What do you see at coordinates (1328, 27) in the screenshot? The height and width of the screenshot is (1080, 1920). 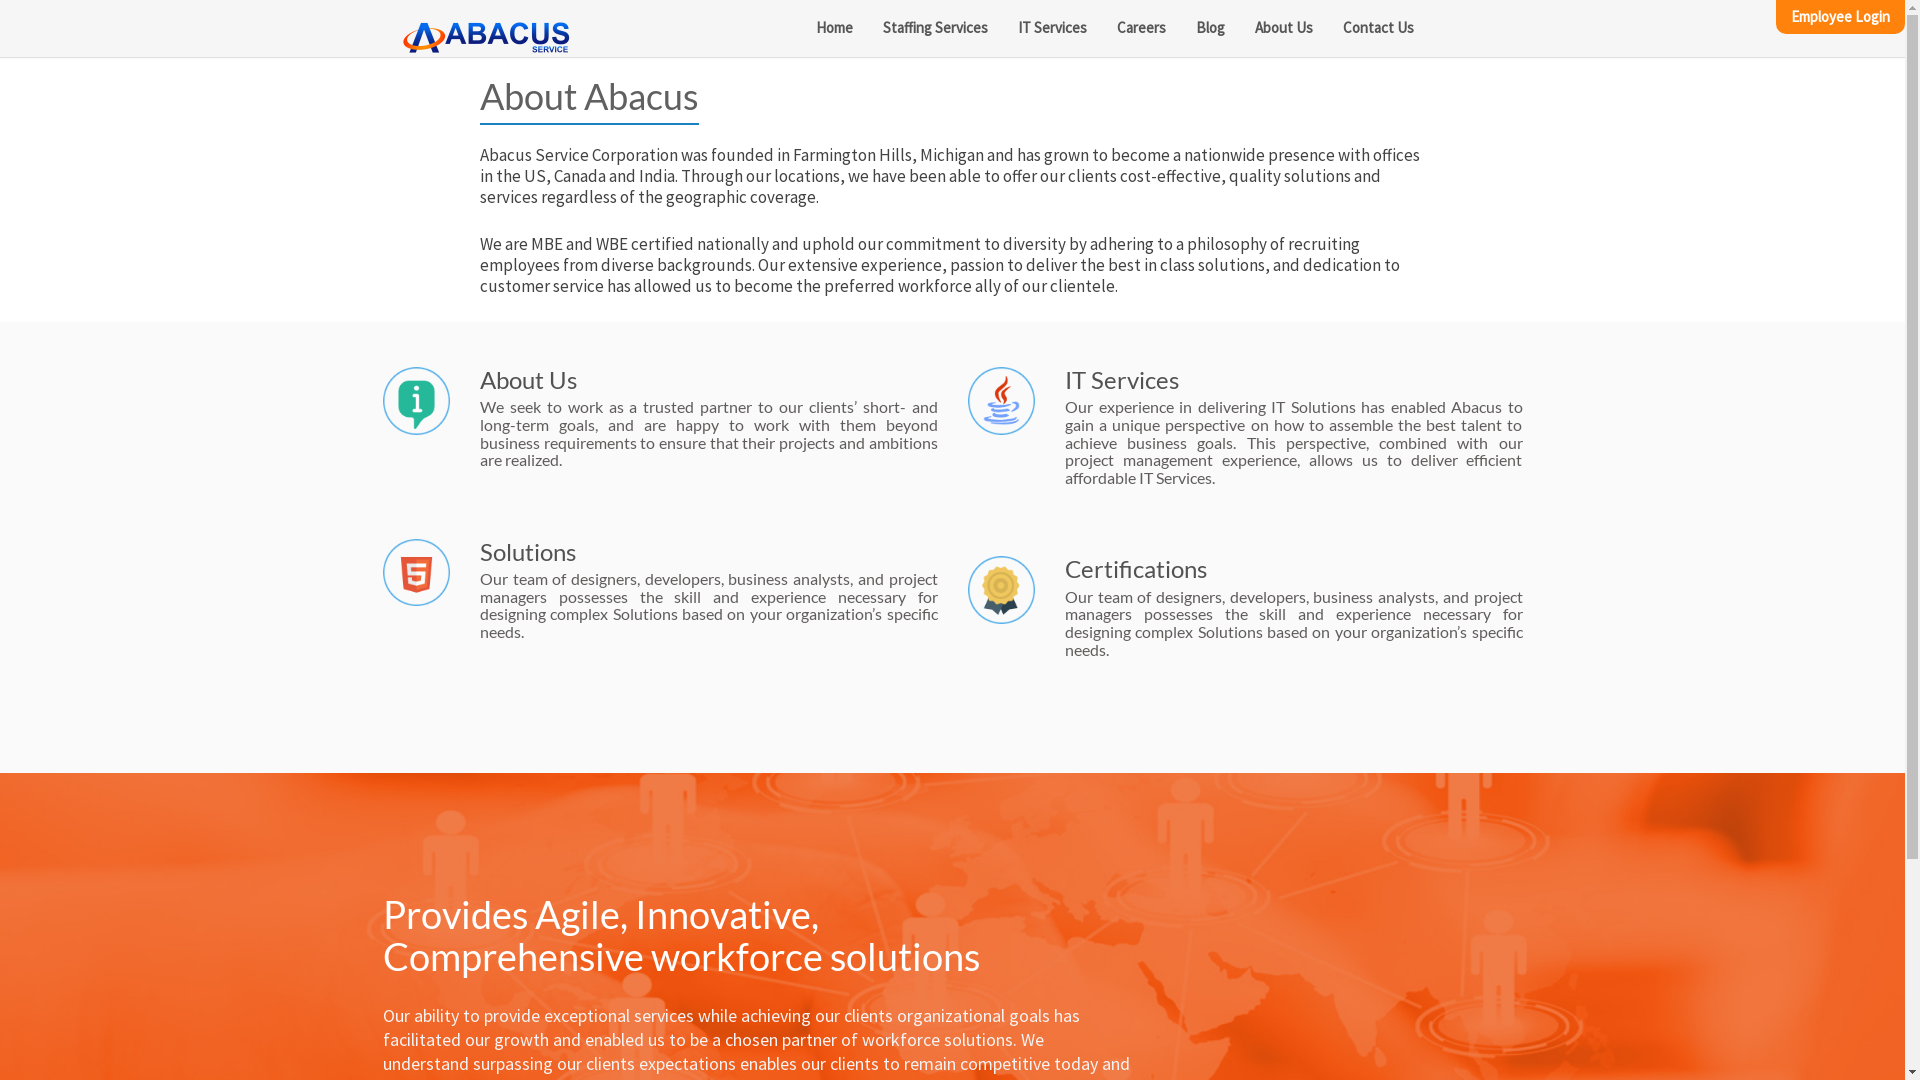 I see `'Contact Us'` at bounding box center [1328, 27].